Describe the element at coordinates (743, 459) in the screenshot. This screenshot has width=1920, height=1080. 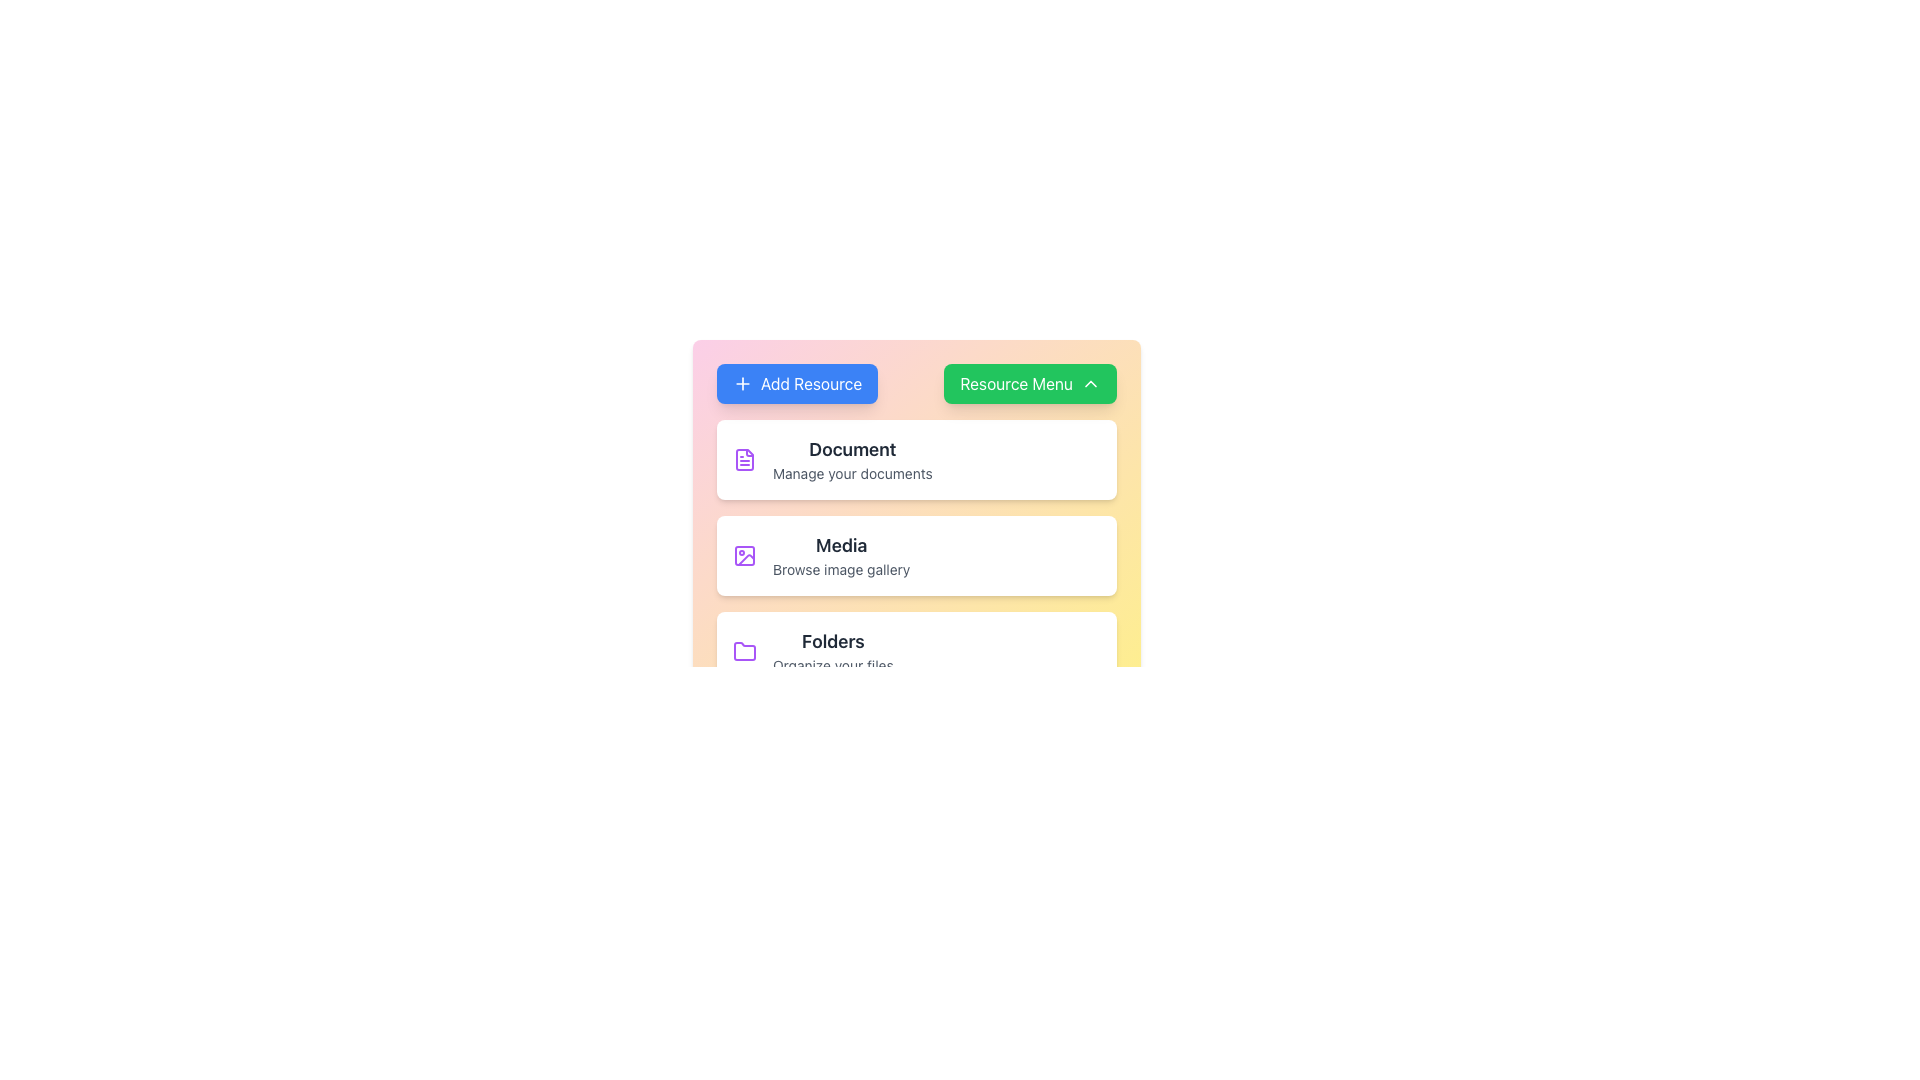
I see `the document icon, which is a graphic depiction of a white page with a purple outline located to the left of the 'Document' label in the list of resource items, to use it as a reference when selecting the associated option` at that location.